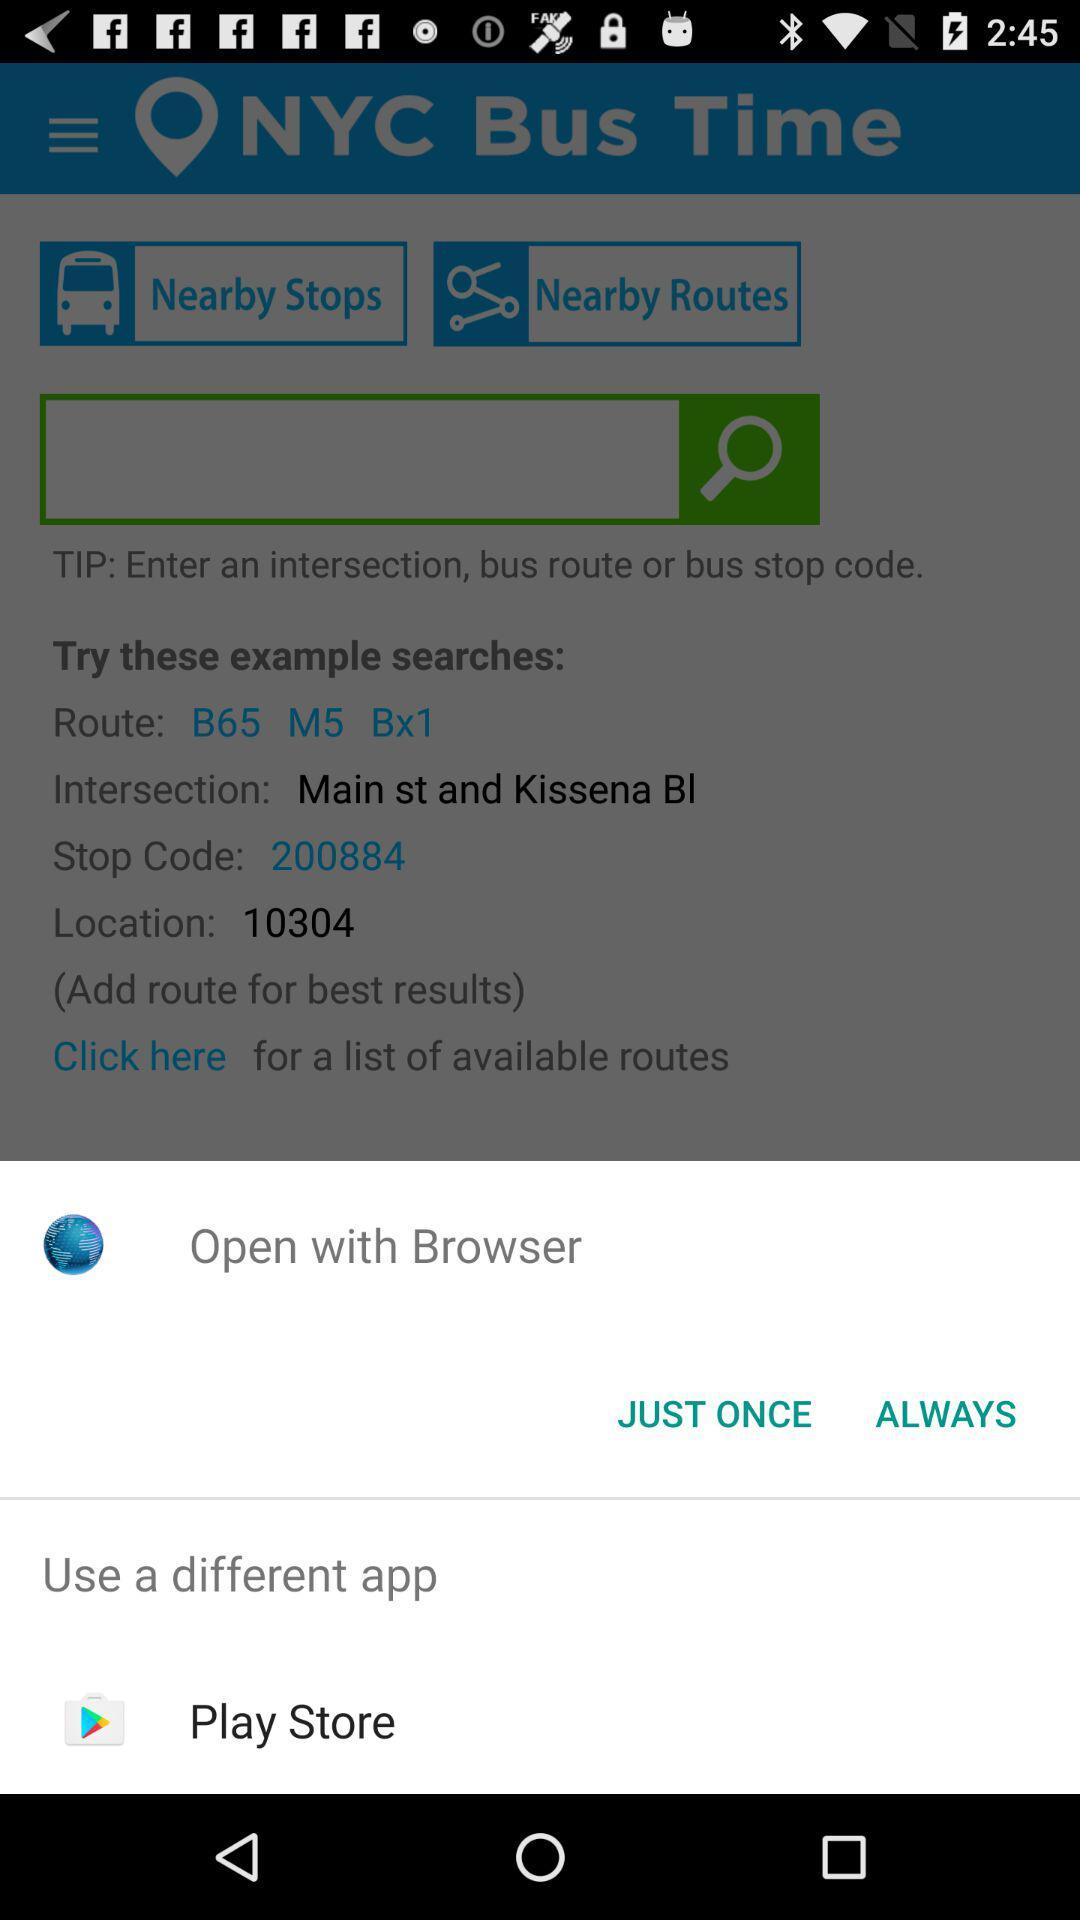  Describe the element at coordinates (713, 1411) in the screenshot. I see `the just once` at that location.